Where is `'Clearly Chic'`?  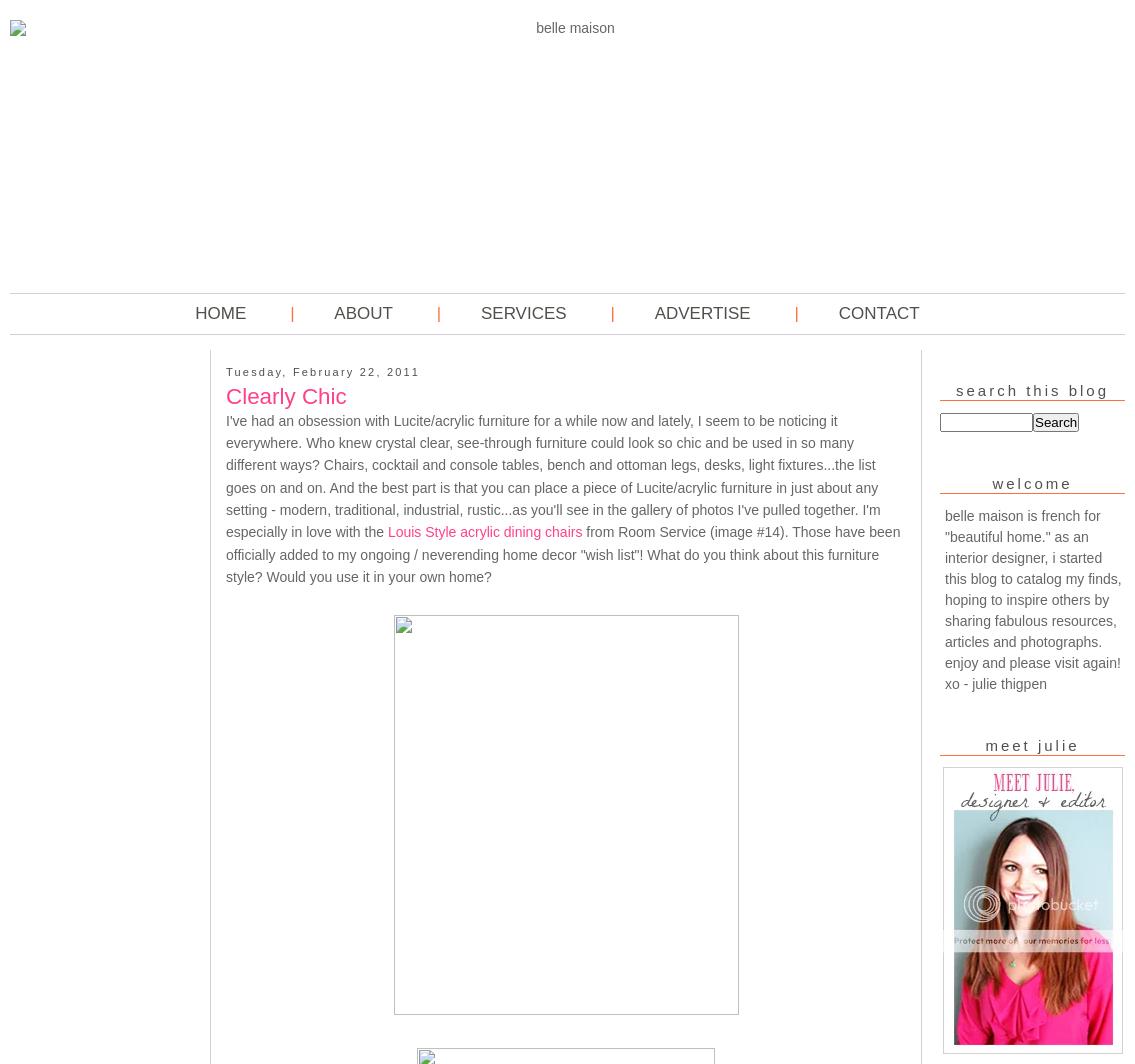 'Clearly Chic' is located at coordinates (224, 394).